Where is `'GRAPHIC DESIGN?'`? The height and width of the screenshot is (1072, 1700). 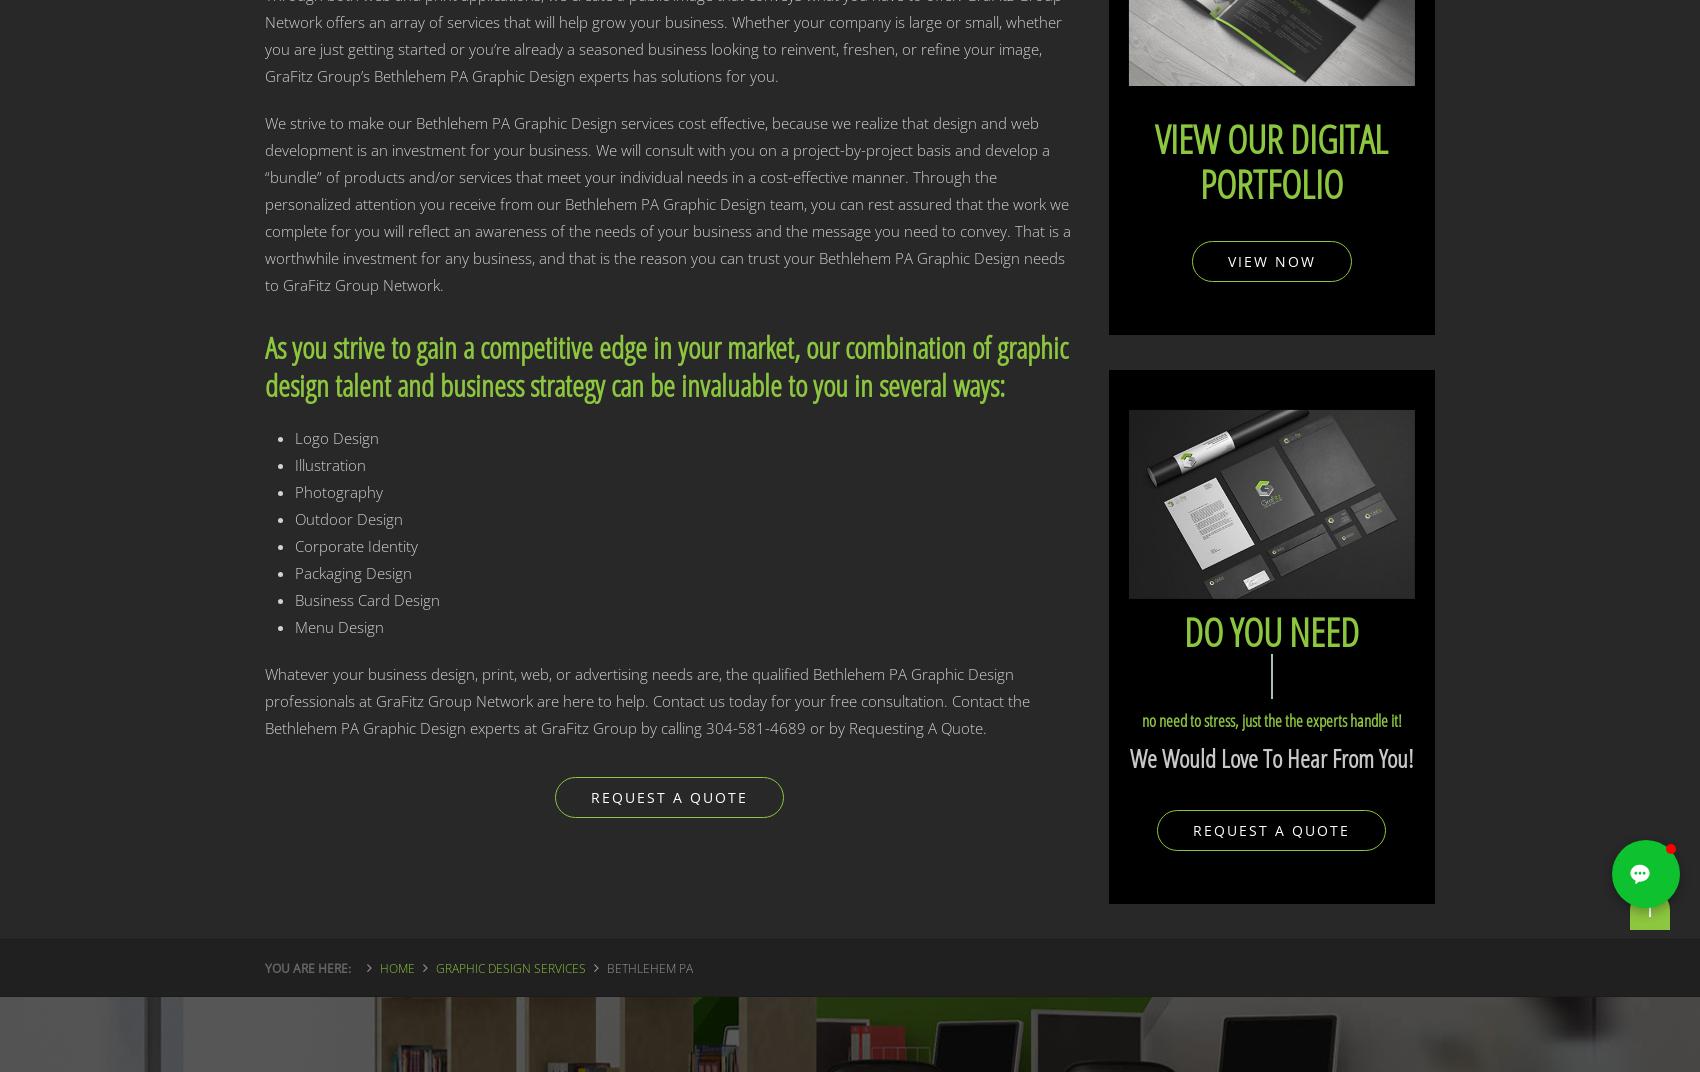 'GRAPHIC DESIGN?' is located at coordinates (1264, 675).